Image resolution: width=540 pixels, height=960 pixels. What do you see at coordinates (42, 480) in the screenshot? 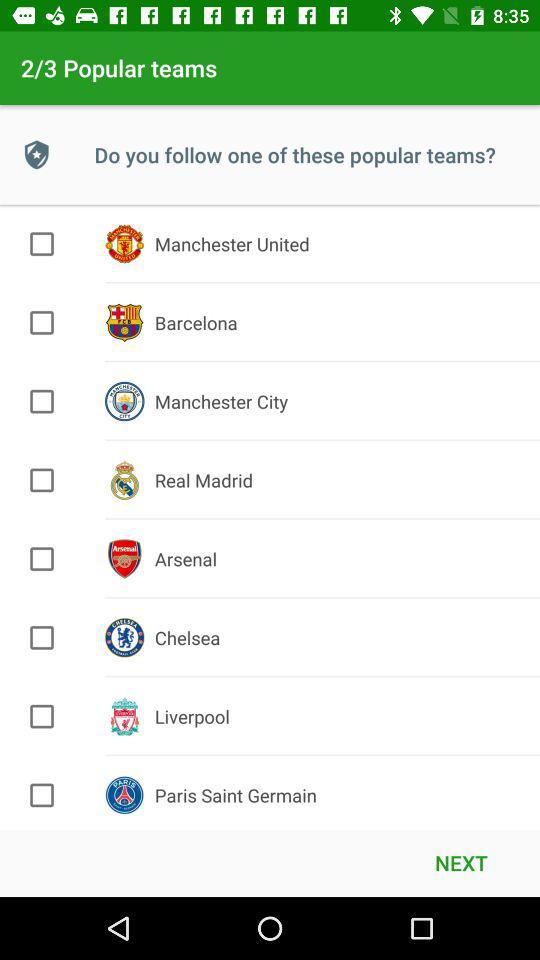
I see `this item` at bounding box center [42, 480].